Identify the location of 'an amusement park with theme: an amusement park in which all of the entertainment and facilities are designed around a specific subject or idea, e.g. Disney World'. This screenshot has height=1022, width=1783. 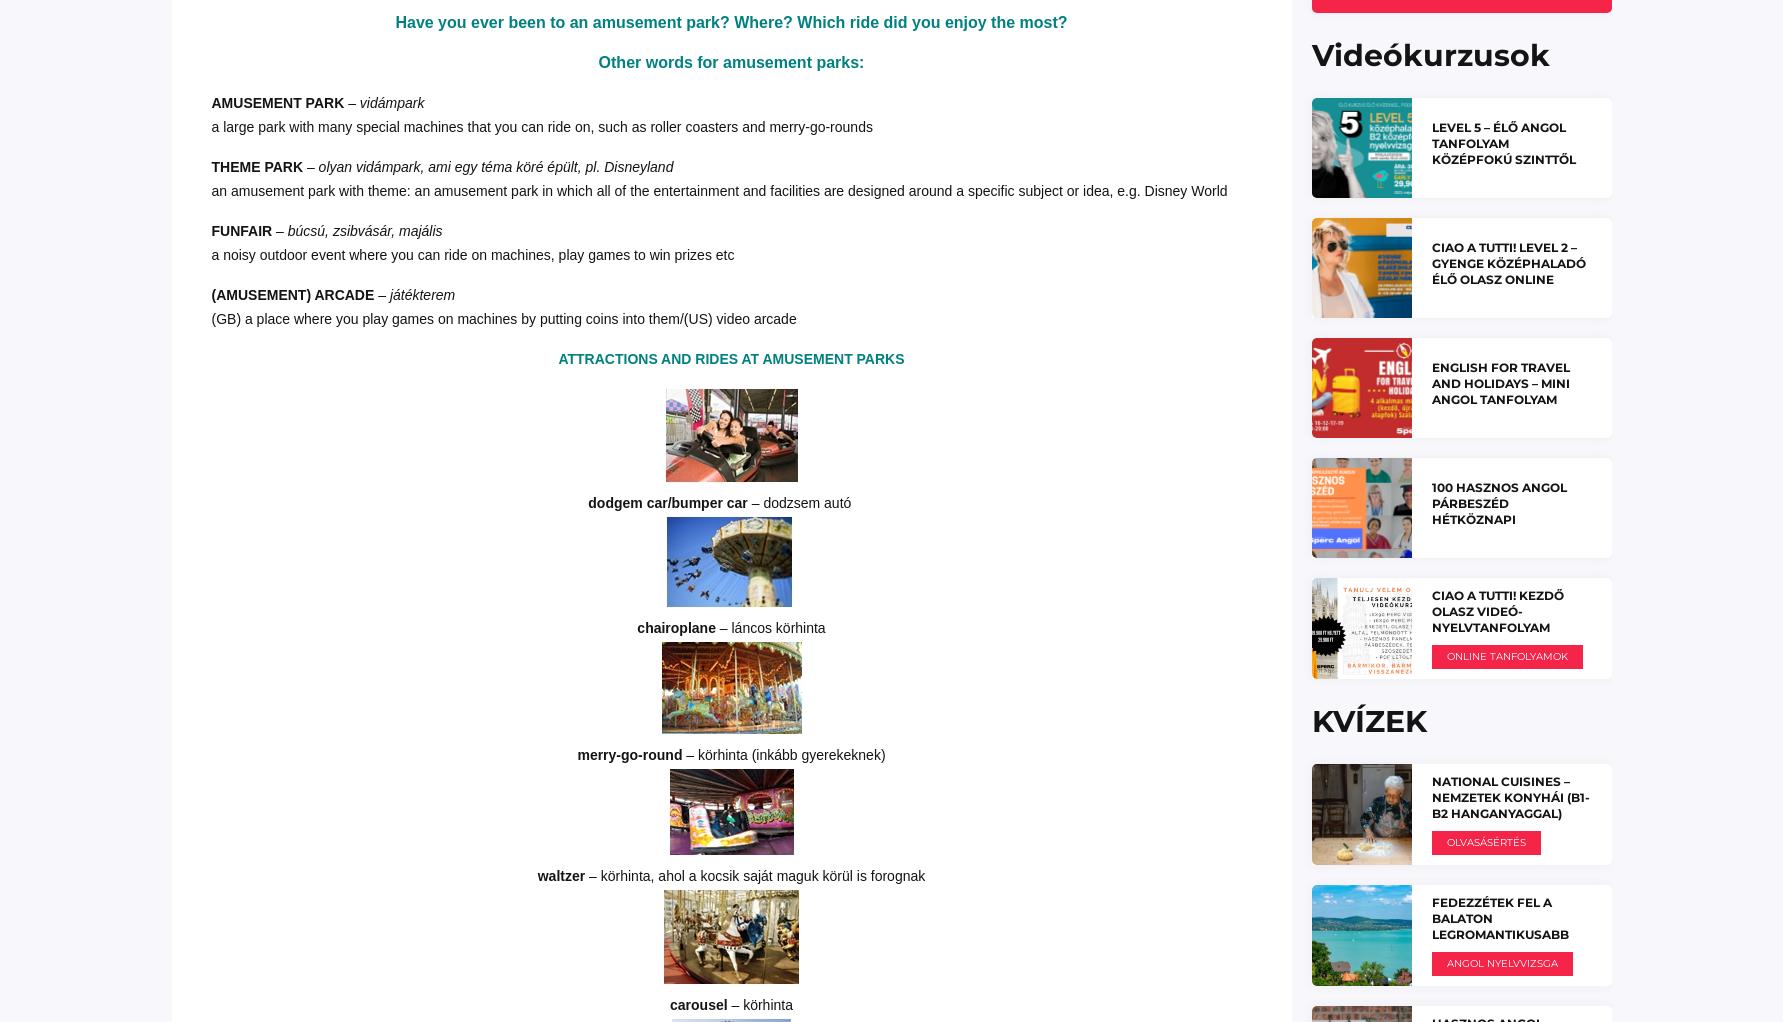
(729, 189).